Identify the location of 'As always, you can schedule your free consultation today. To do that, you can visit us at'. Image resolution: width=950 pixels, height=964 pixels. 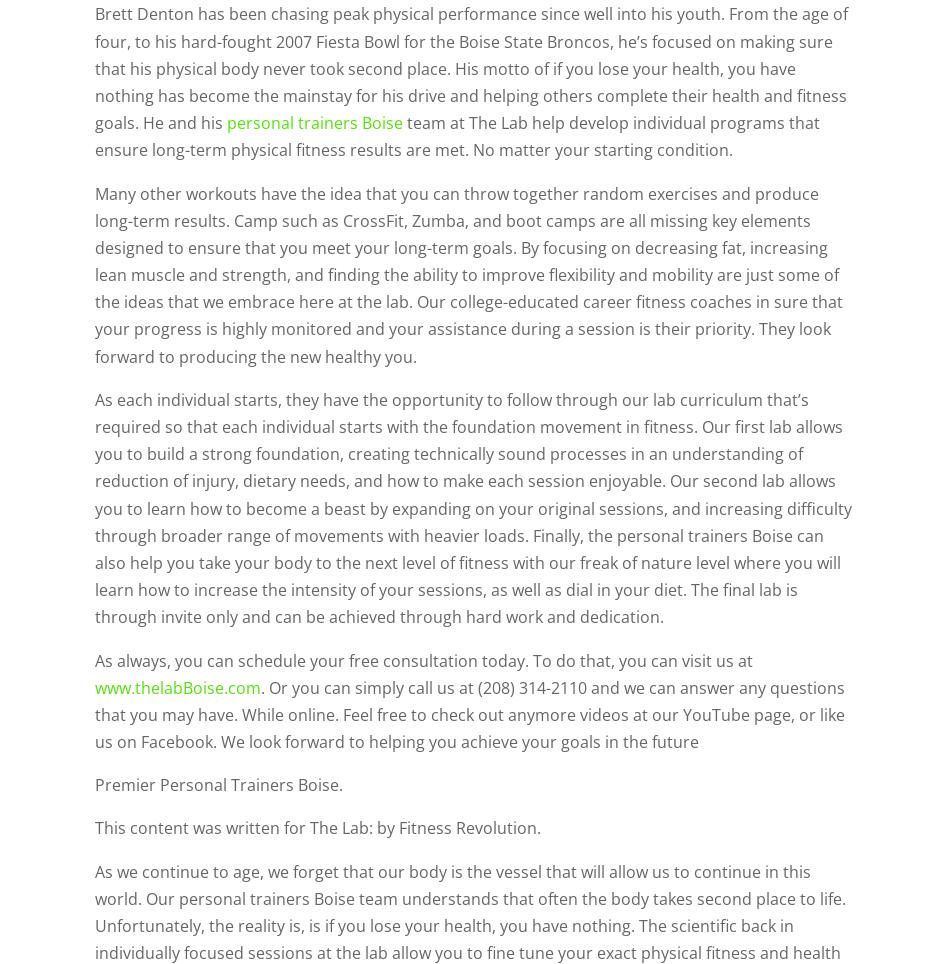
(422, 658).